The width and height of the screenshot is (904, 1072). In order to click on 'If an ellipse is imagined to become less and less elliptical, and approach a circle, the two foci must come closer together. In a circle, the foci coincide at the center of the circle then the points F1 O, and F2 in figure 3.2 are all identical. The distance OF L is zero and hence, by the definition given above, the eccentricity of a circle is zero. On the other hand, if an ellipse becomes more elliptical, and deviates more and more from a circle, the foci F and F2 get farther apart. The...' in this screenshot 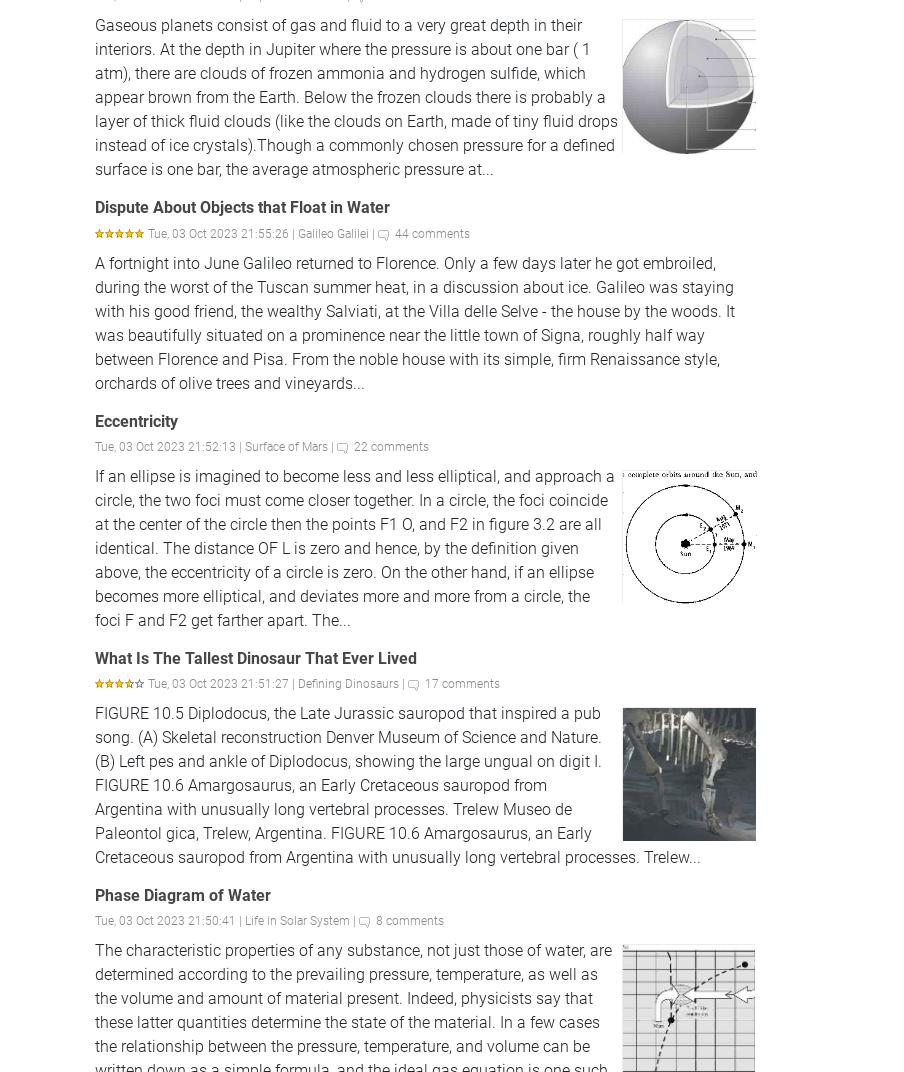, I will do `click(354, 546)`.